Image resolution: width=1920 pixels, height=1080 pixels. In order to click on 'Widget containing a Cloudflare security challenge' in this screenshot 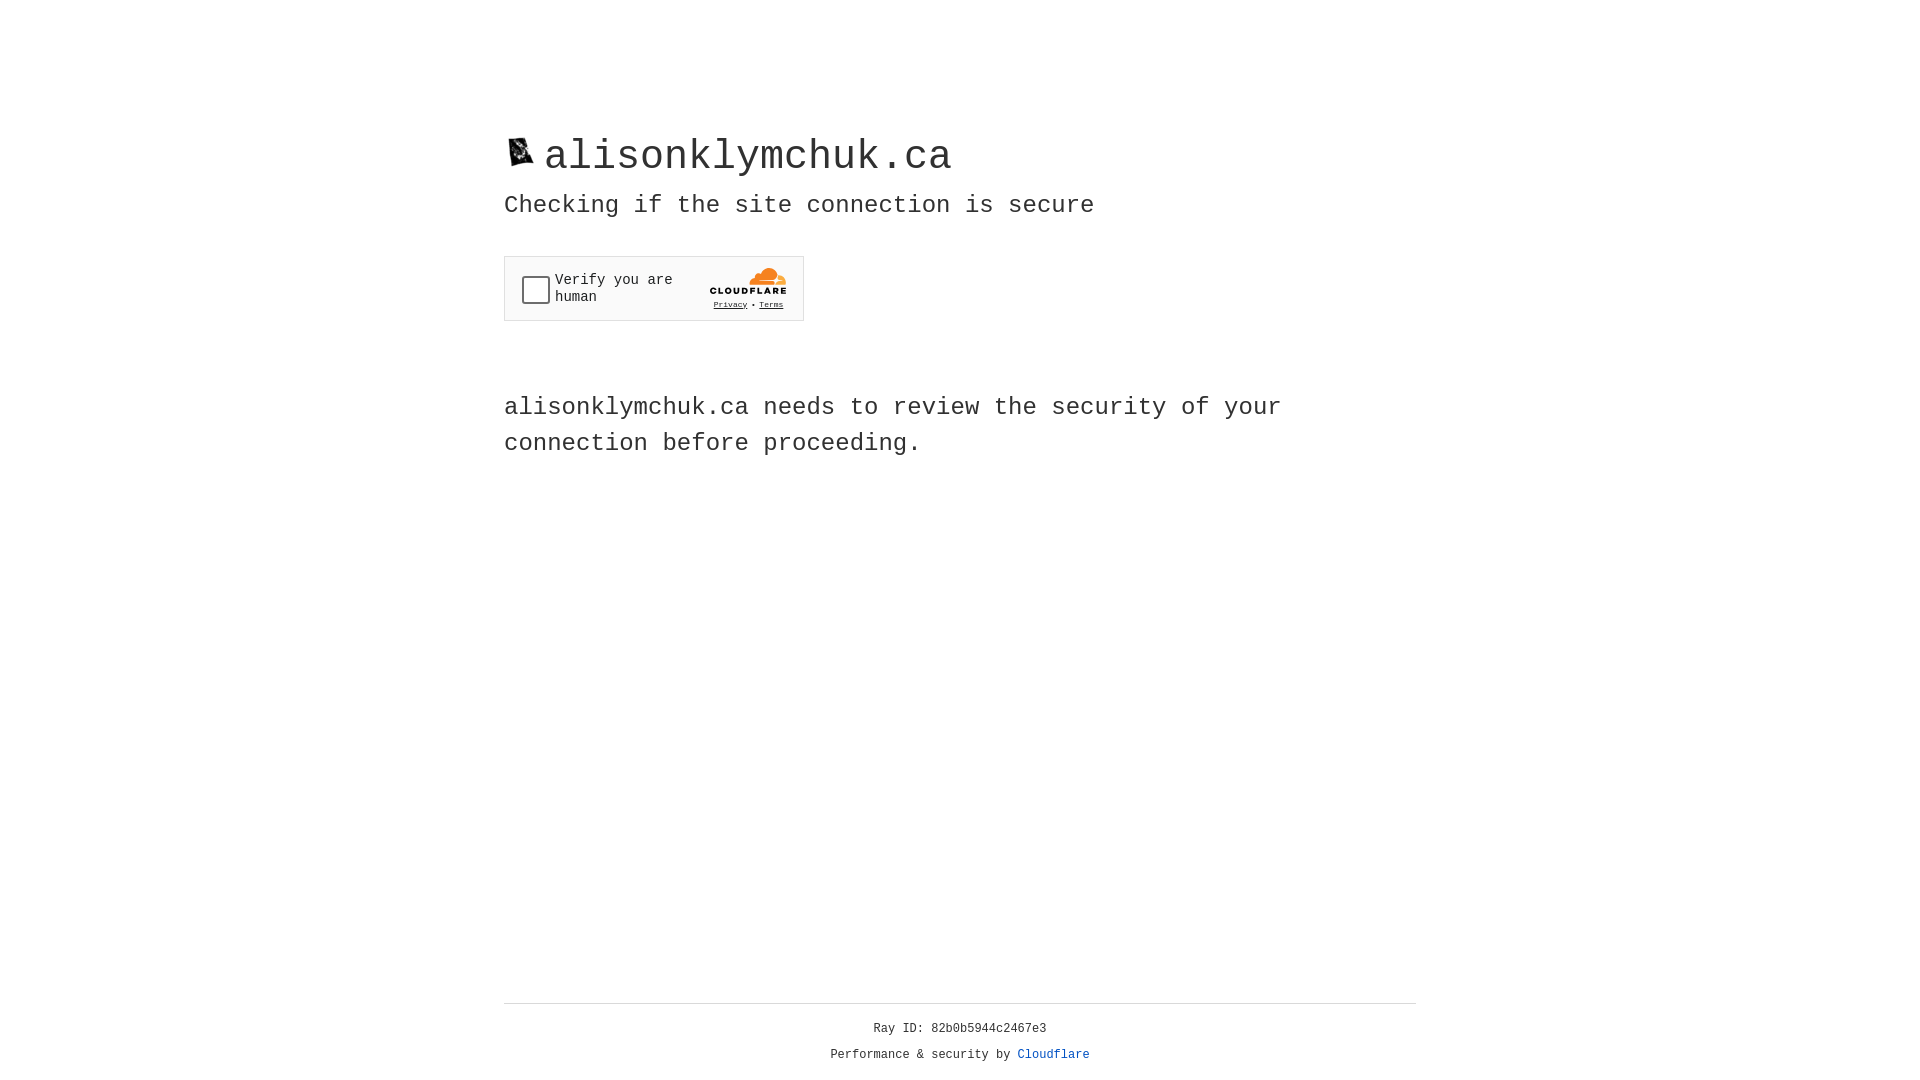, I will do `click(653, 288)`.